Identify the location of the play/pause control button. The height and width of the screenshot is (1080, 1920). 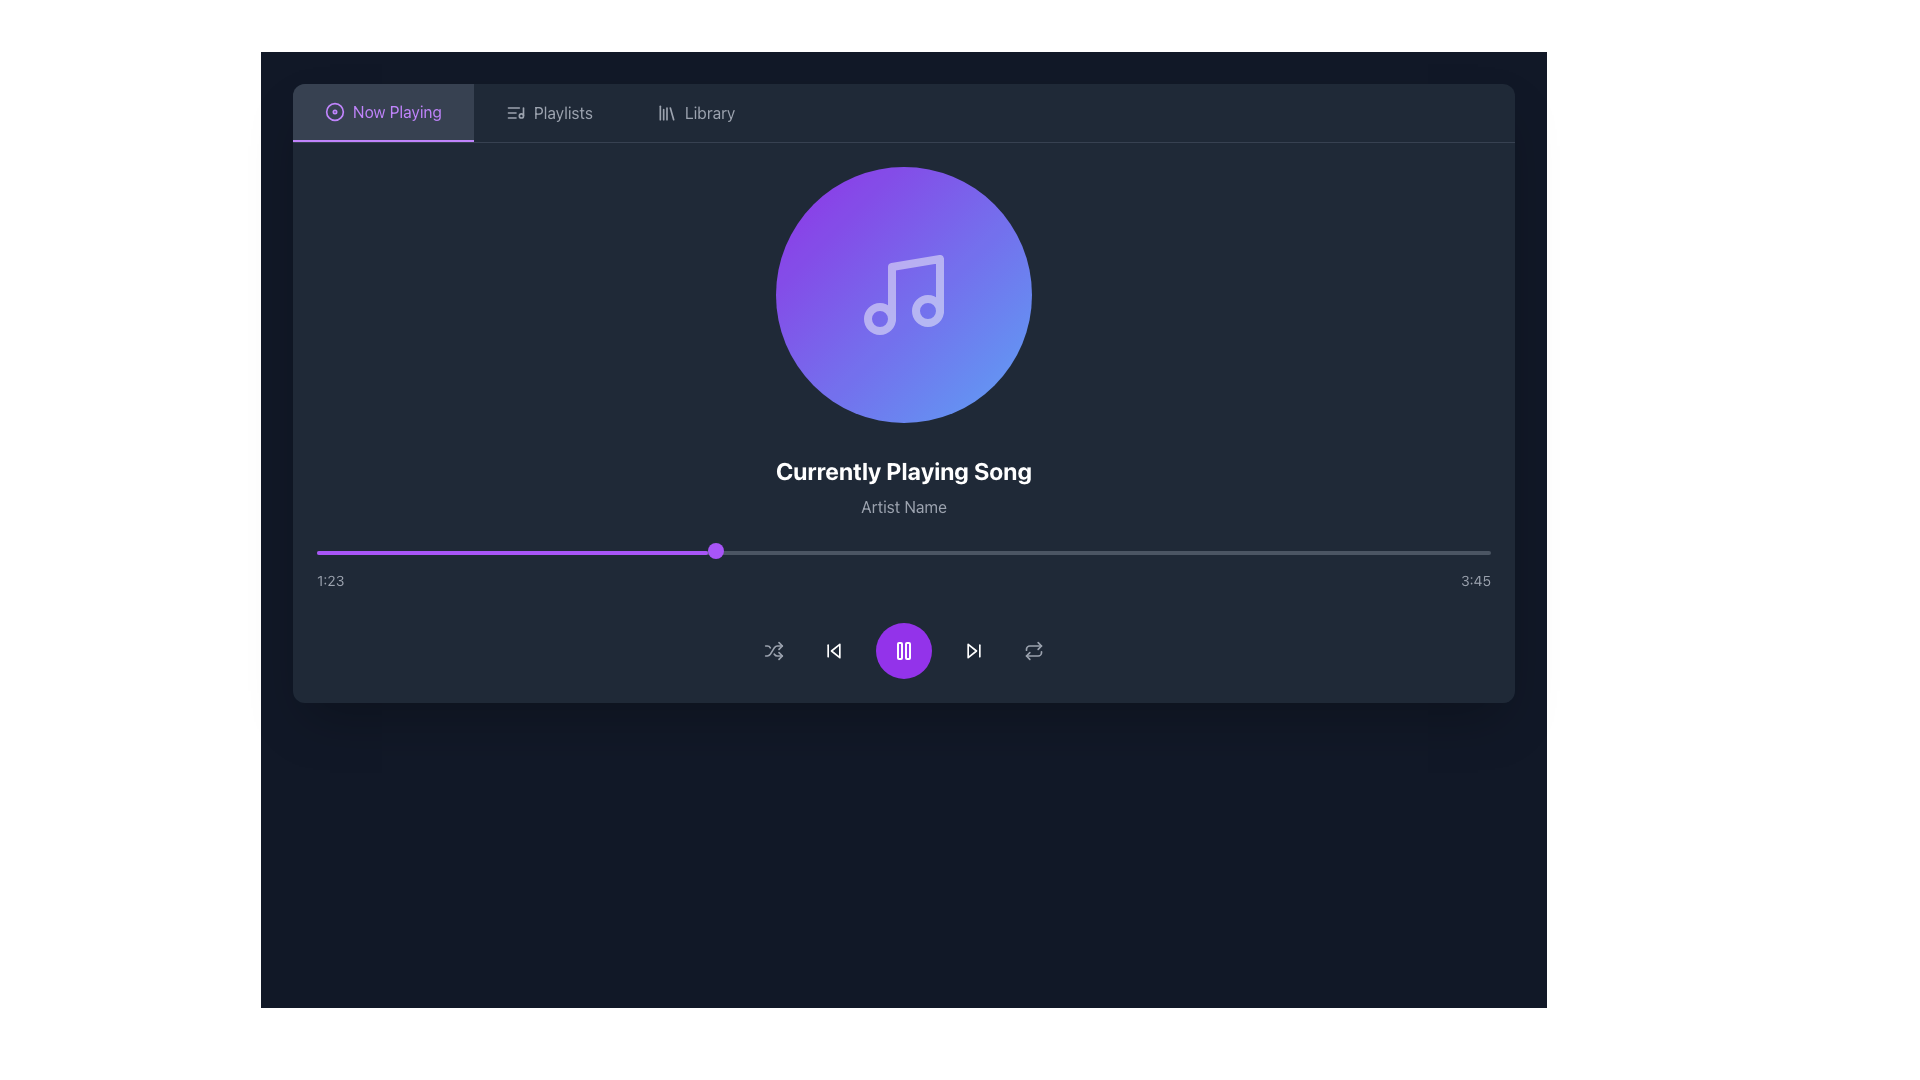
(902, 651).